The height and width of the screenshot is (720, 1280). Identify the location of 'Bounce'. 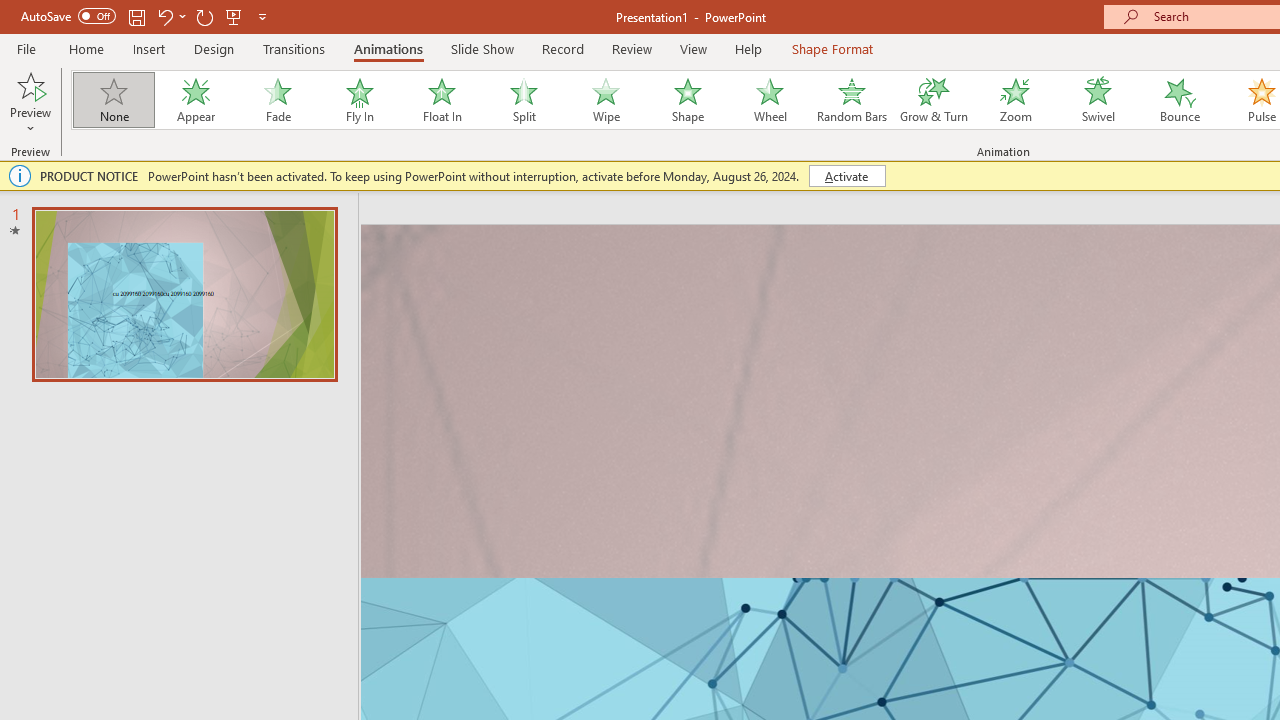
(1180, 100).